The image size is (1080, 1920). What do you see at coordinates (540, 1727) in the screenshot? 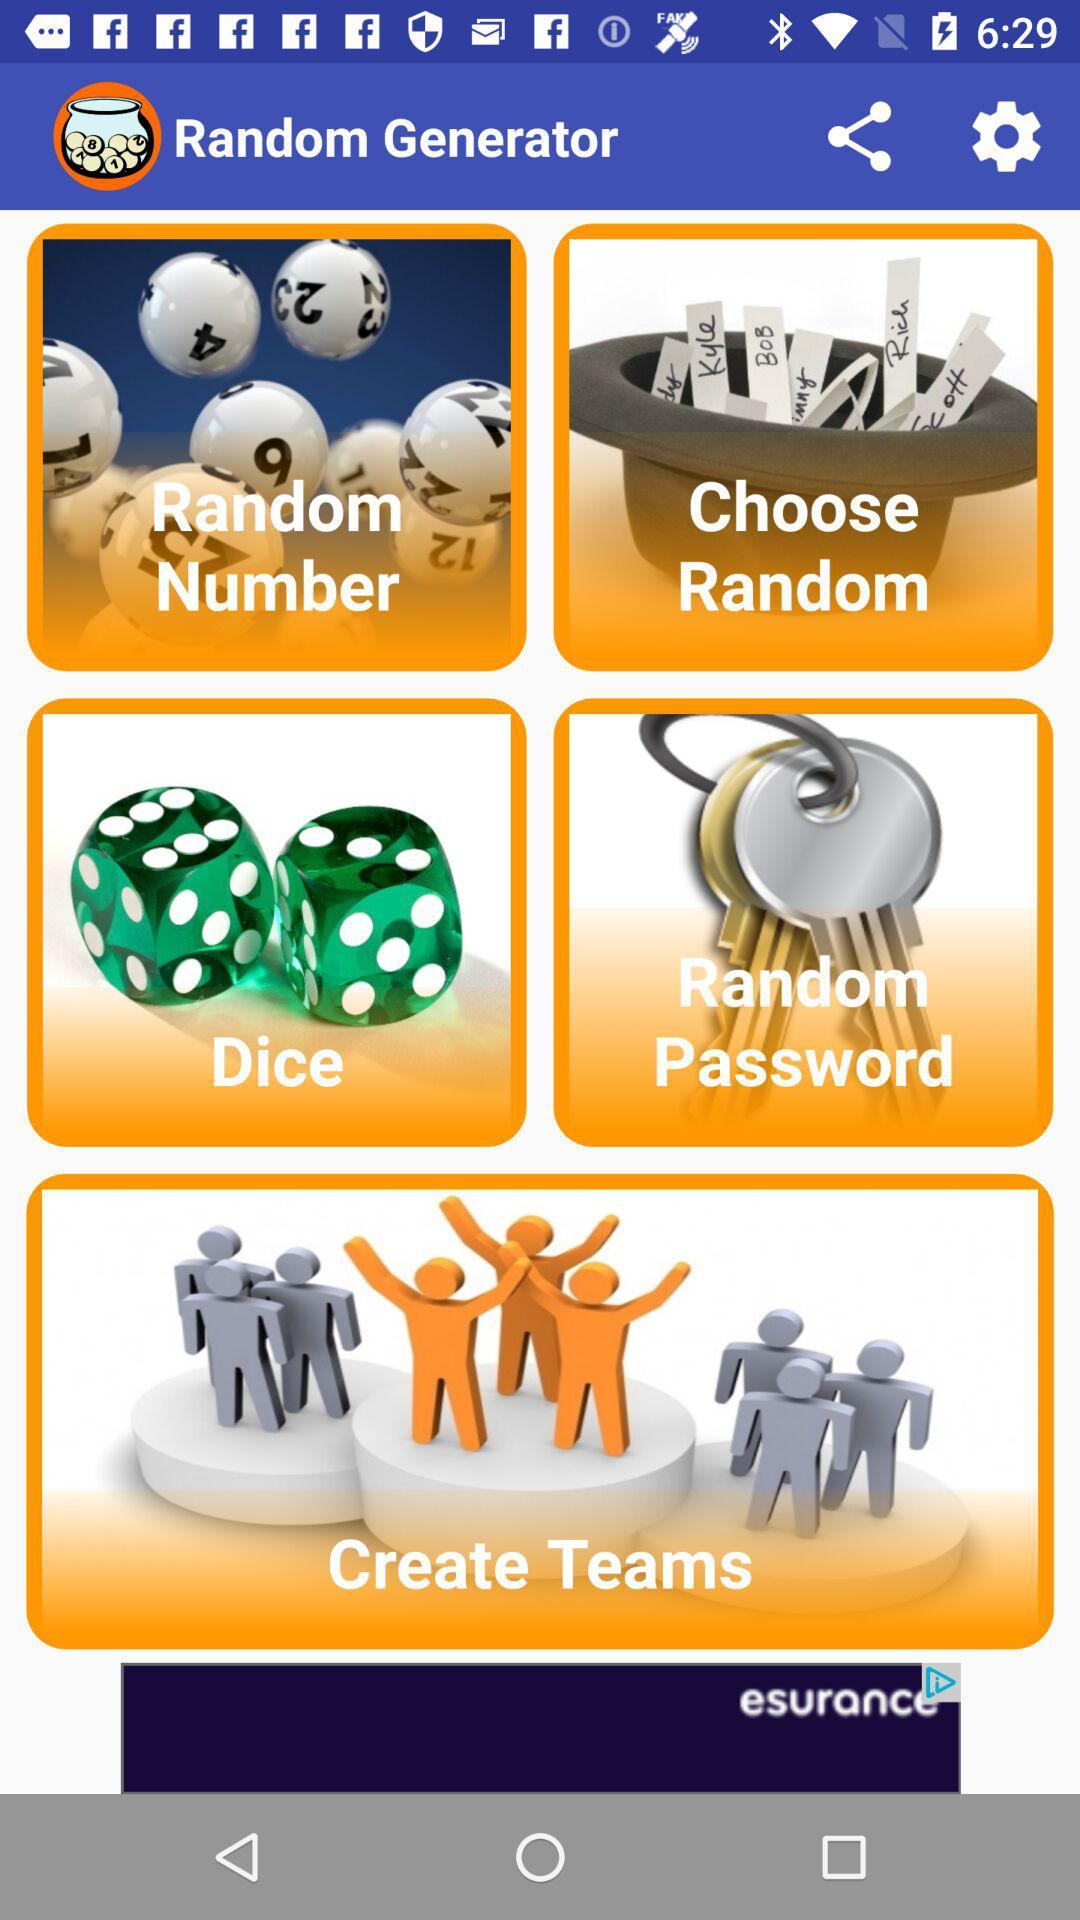
I see `redirects you to esurance offer` at bounding box center [540, 1727].